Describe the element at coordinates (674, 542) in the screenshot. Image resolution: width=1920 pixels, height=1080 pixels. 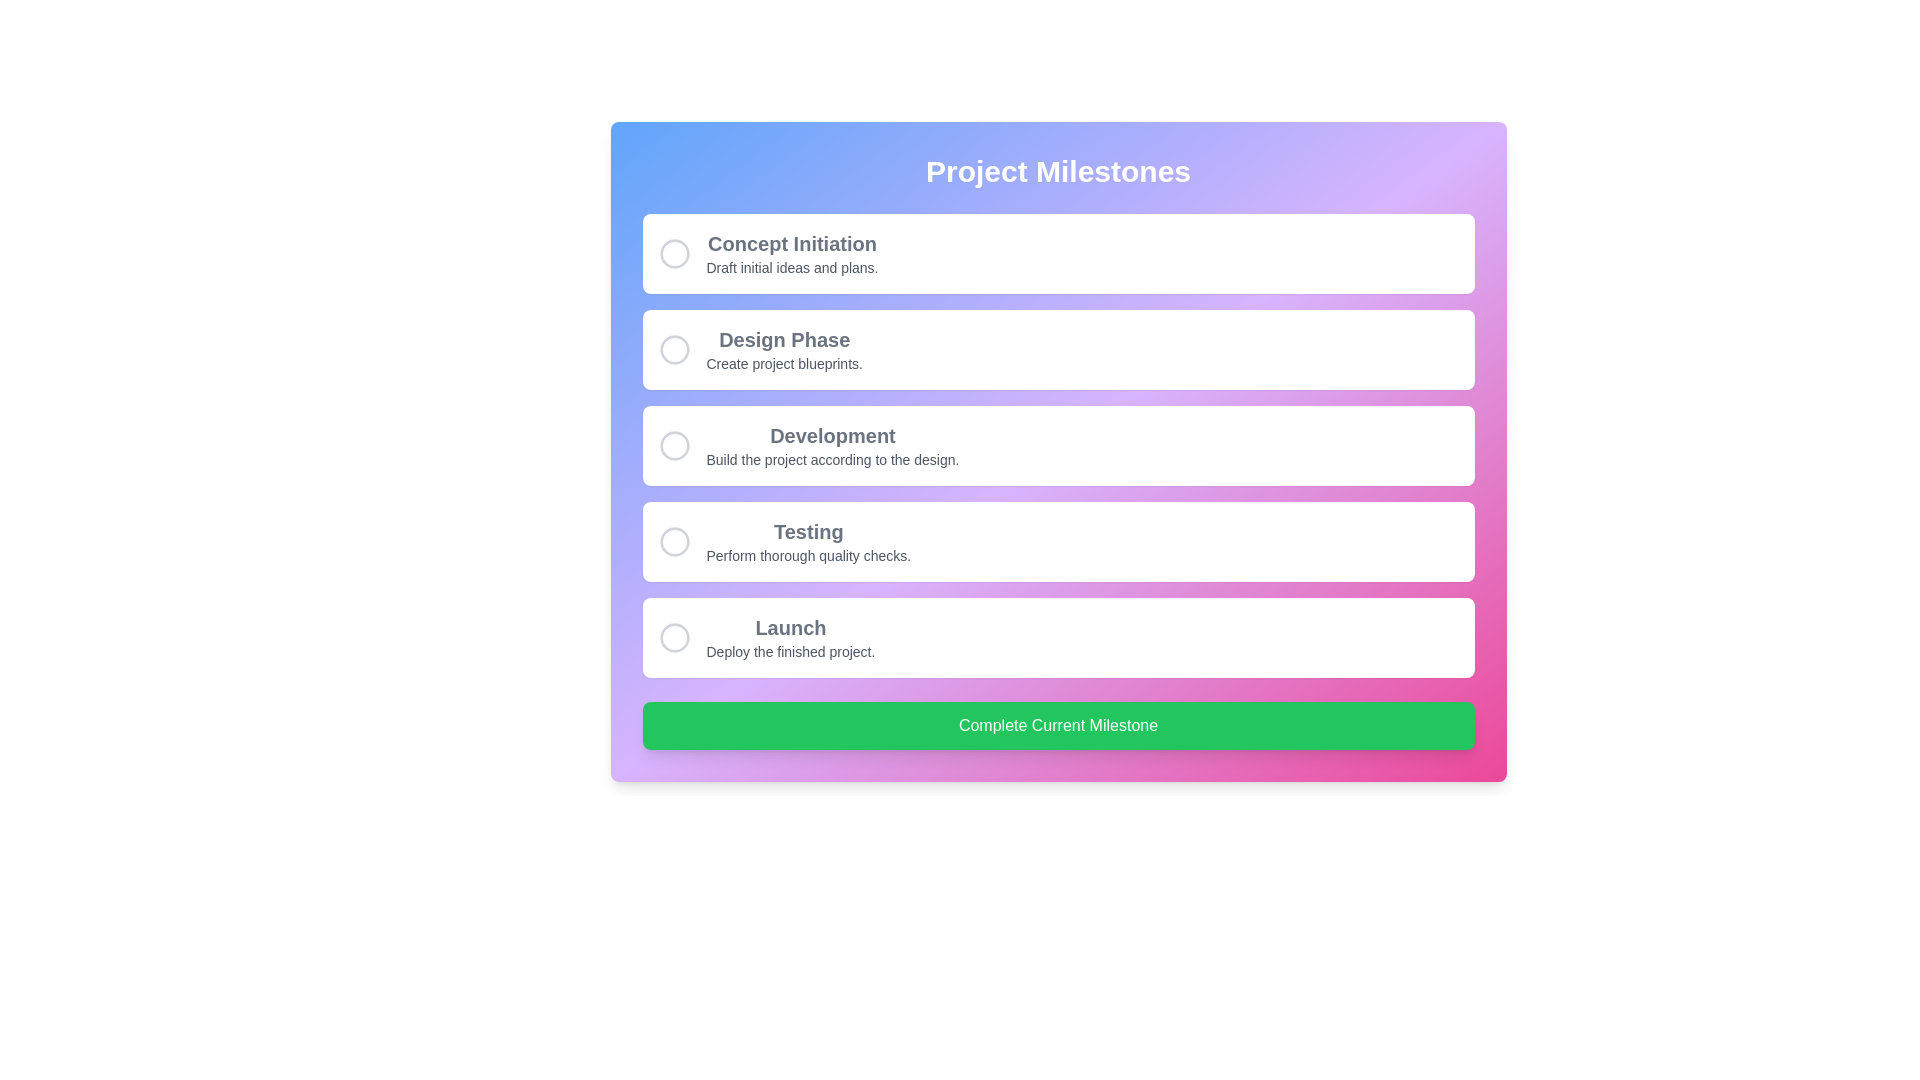
I see `the unselected radio button with a gray outline located in the 'Testing' milestone section of the Project Milestones list` at that location.